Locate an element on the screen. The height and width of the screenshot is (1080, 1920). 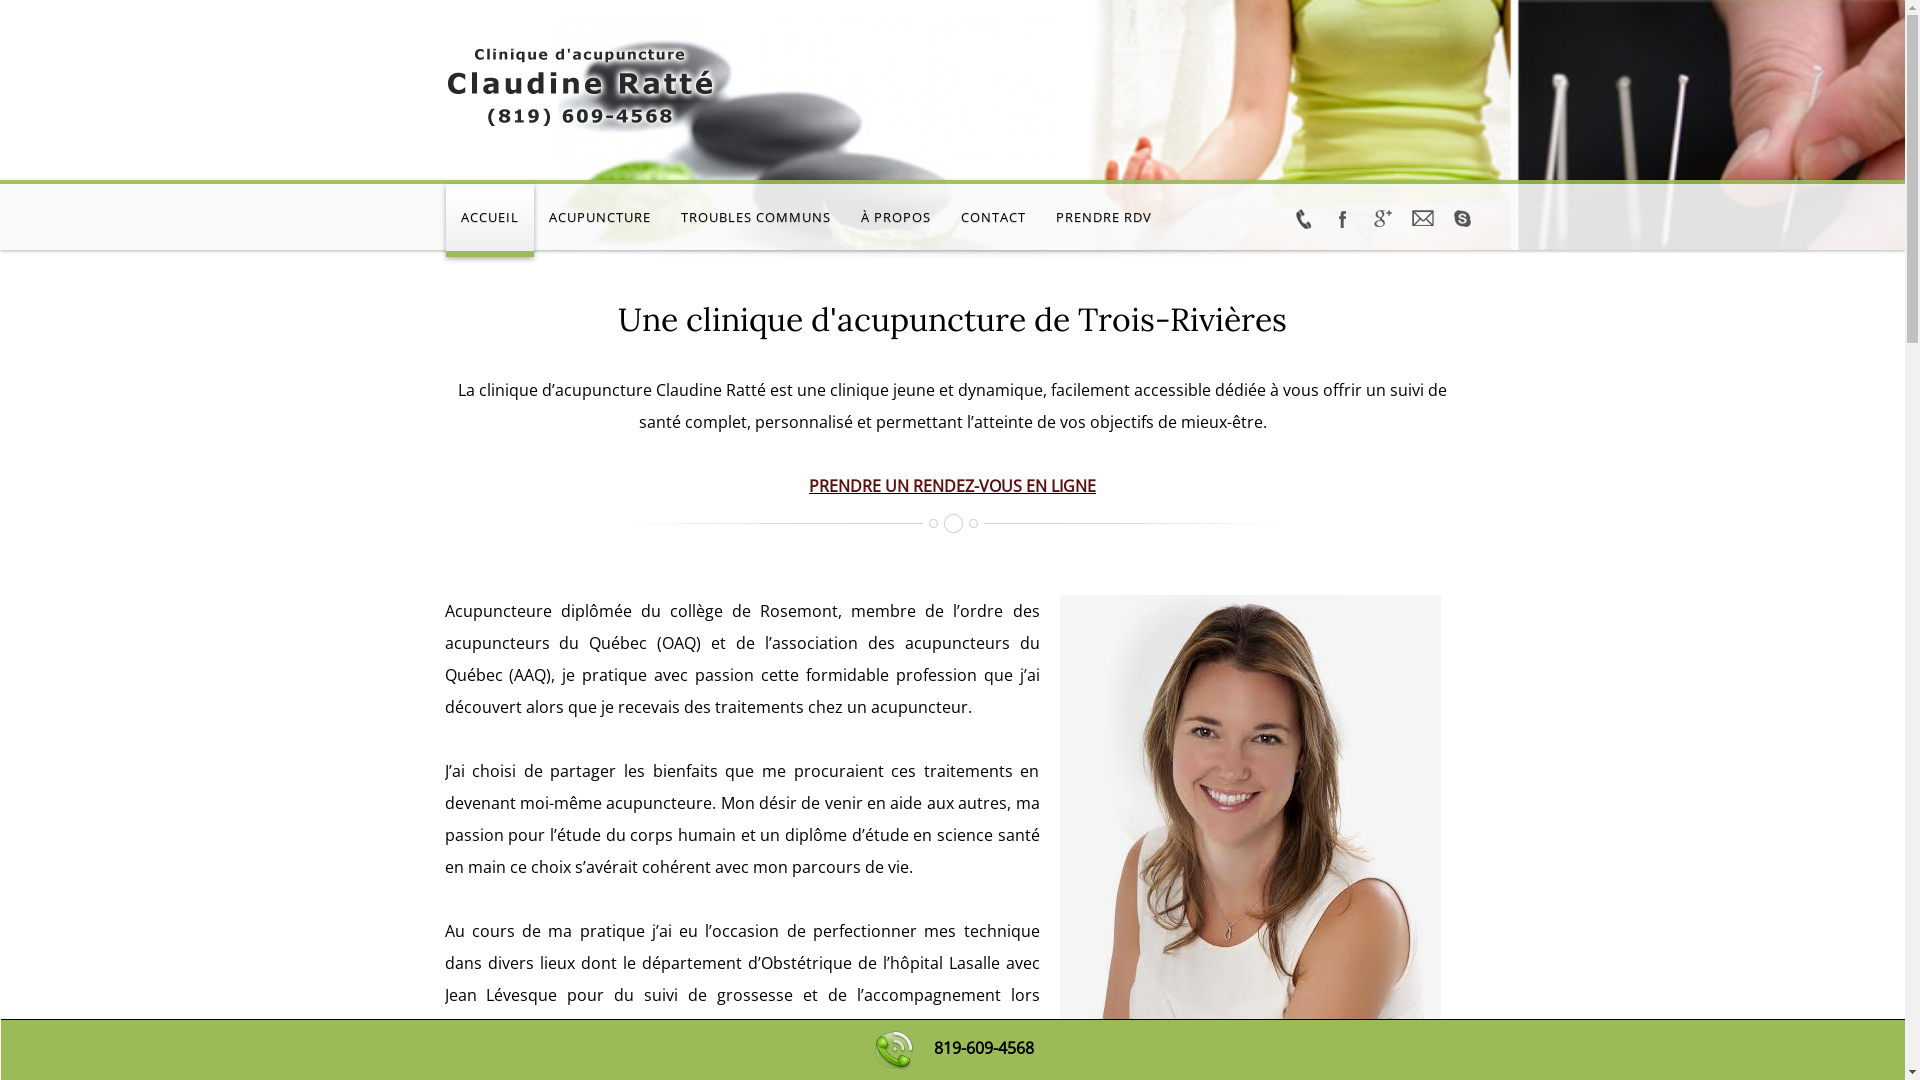
'CONTACT' is located at coordinates (944, 220).